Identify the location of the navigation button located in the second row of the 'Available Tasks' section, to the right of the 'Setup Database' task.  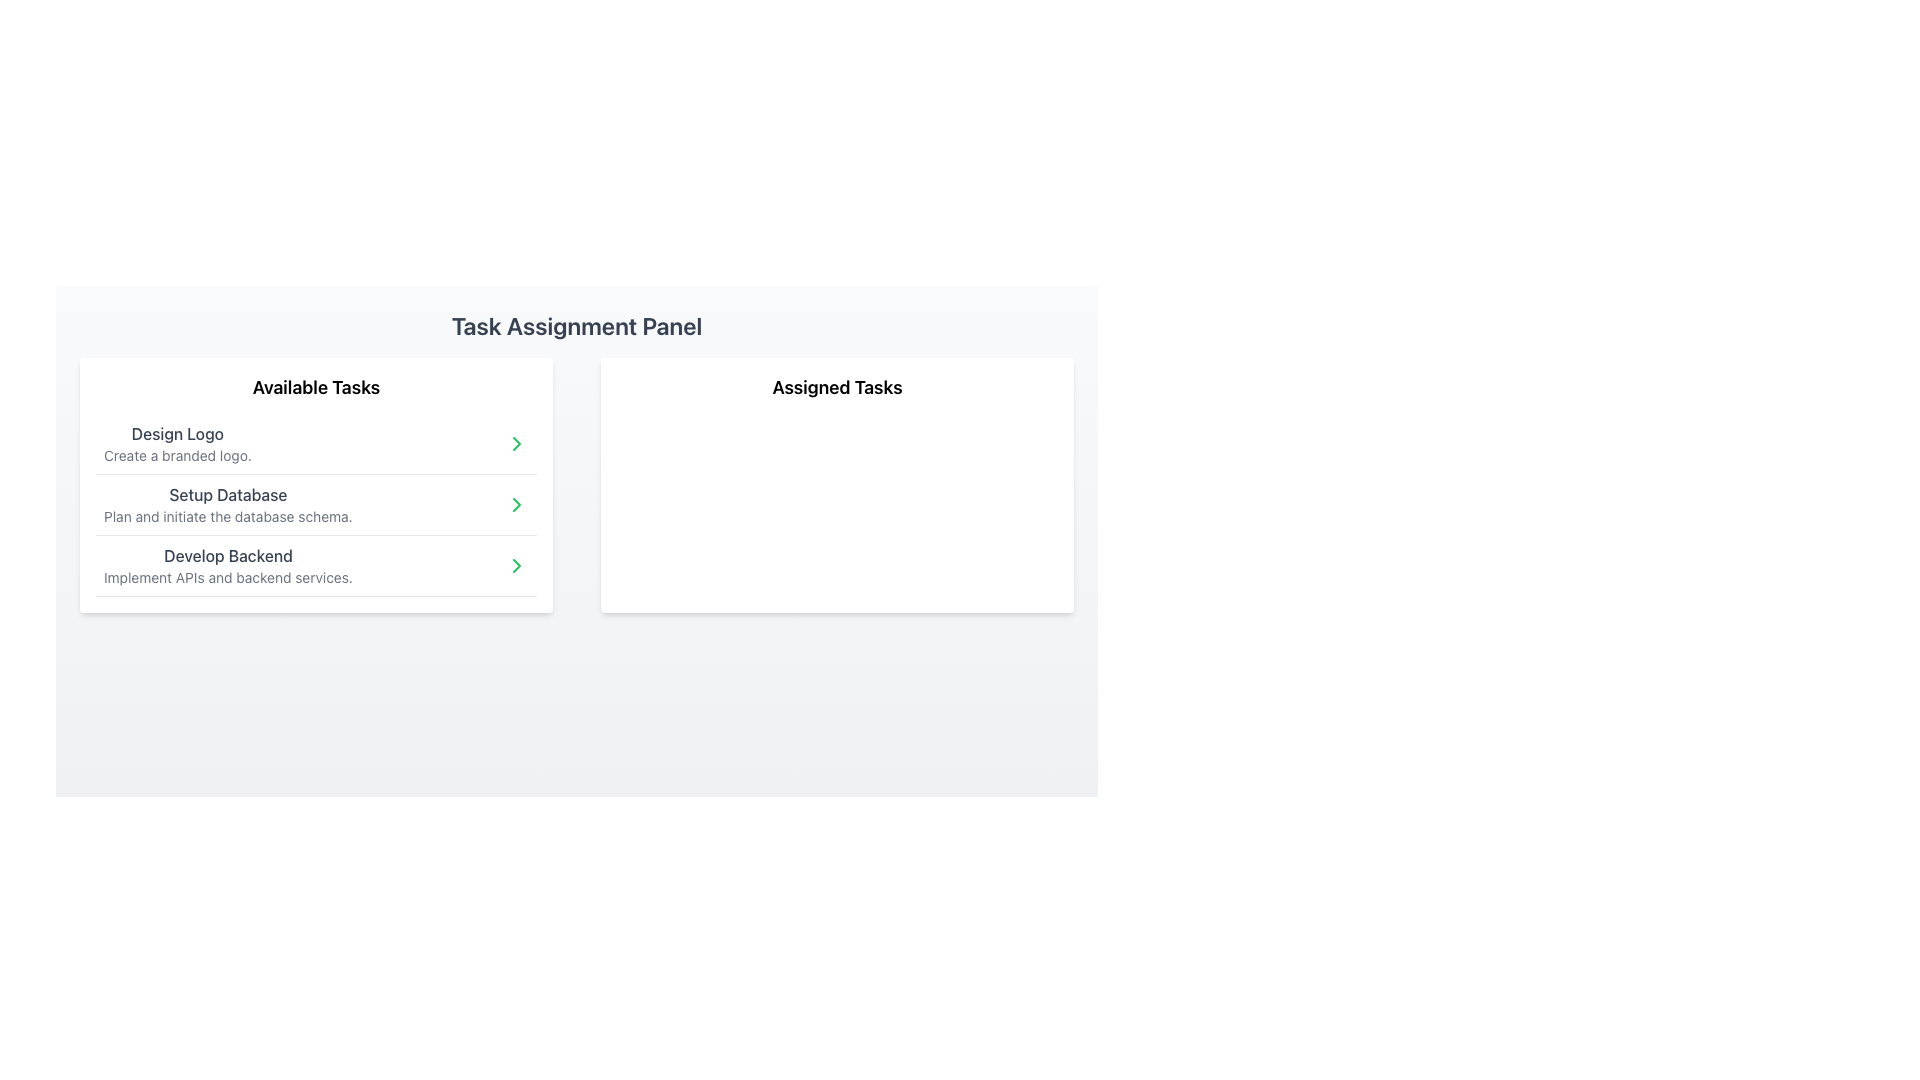
(517, 504).